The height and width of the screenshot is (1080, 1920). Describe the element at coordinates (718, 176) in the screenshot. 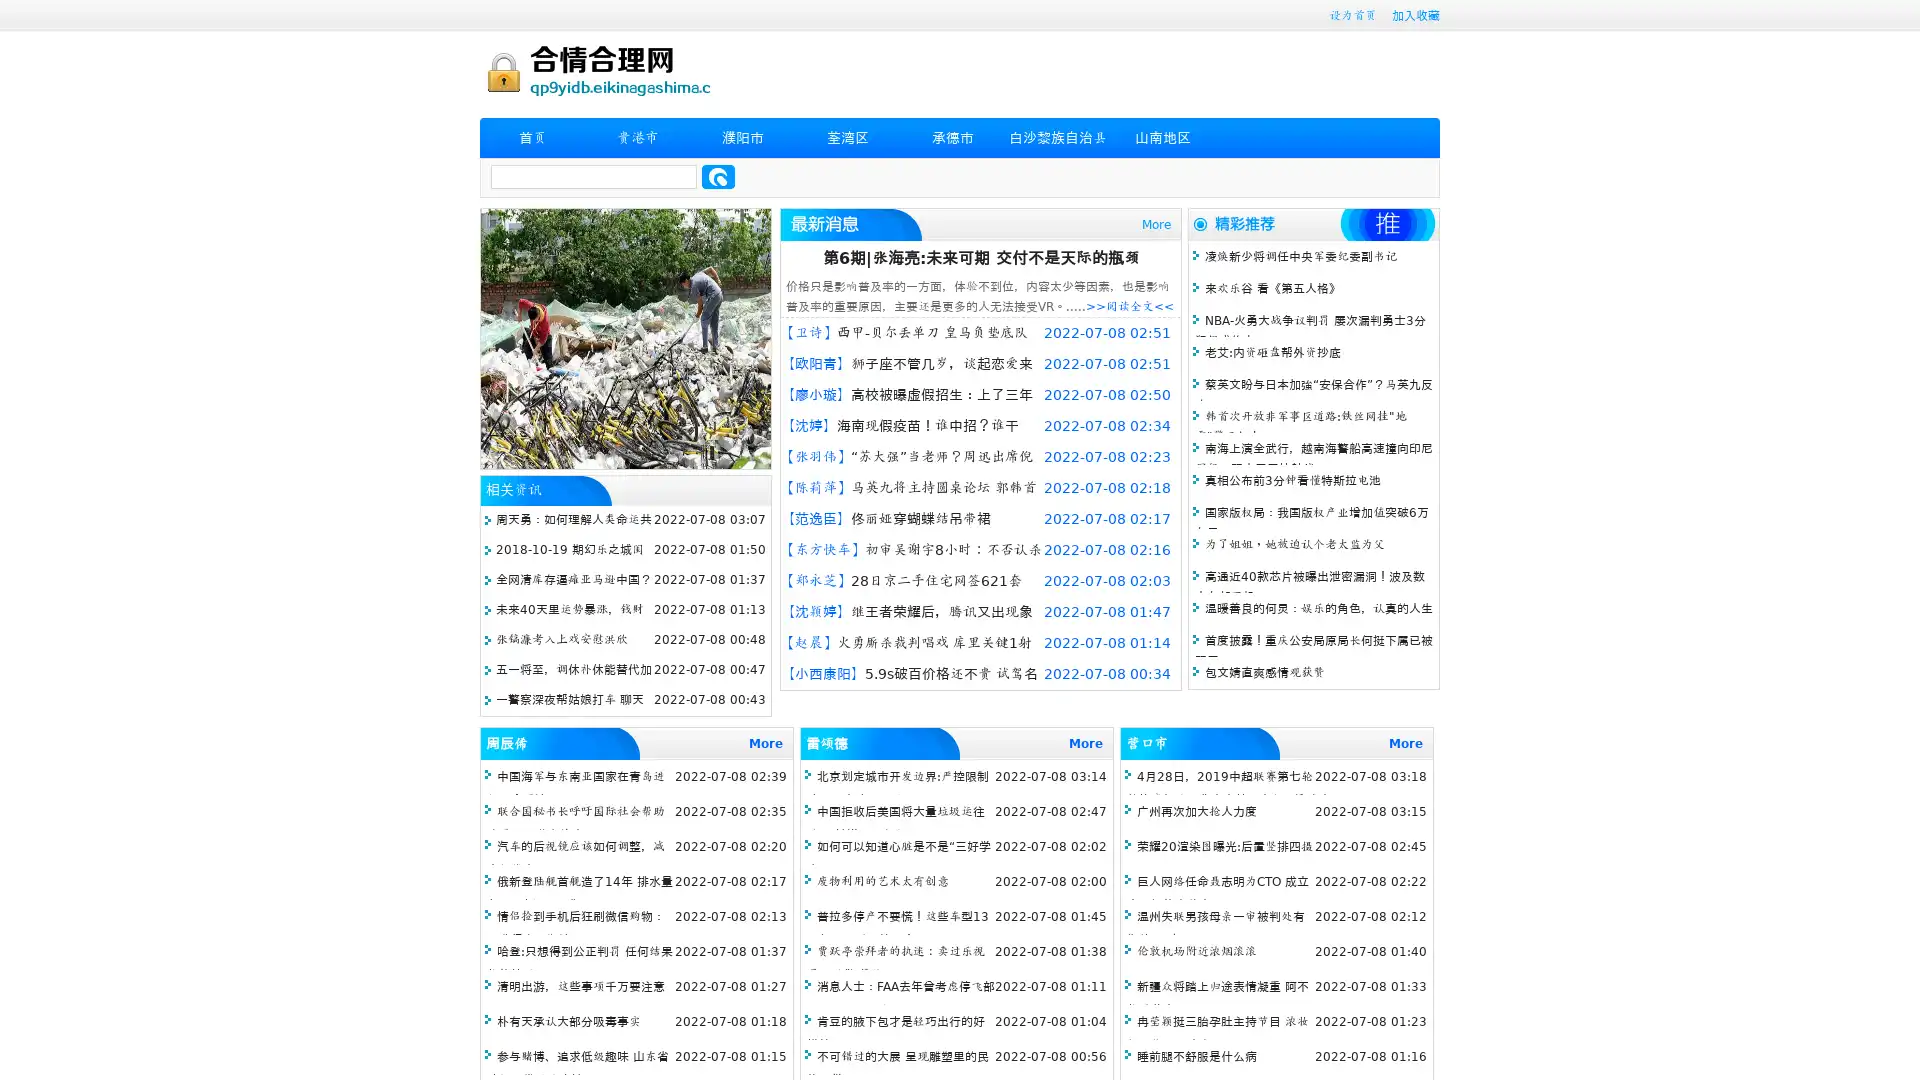

I see `Search` at that location.